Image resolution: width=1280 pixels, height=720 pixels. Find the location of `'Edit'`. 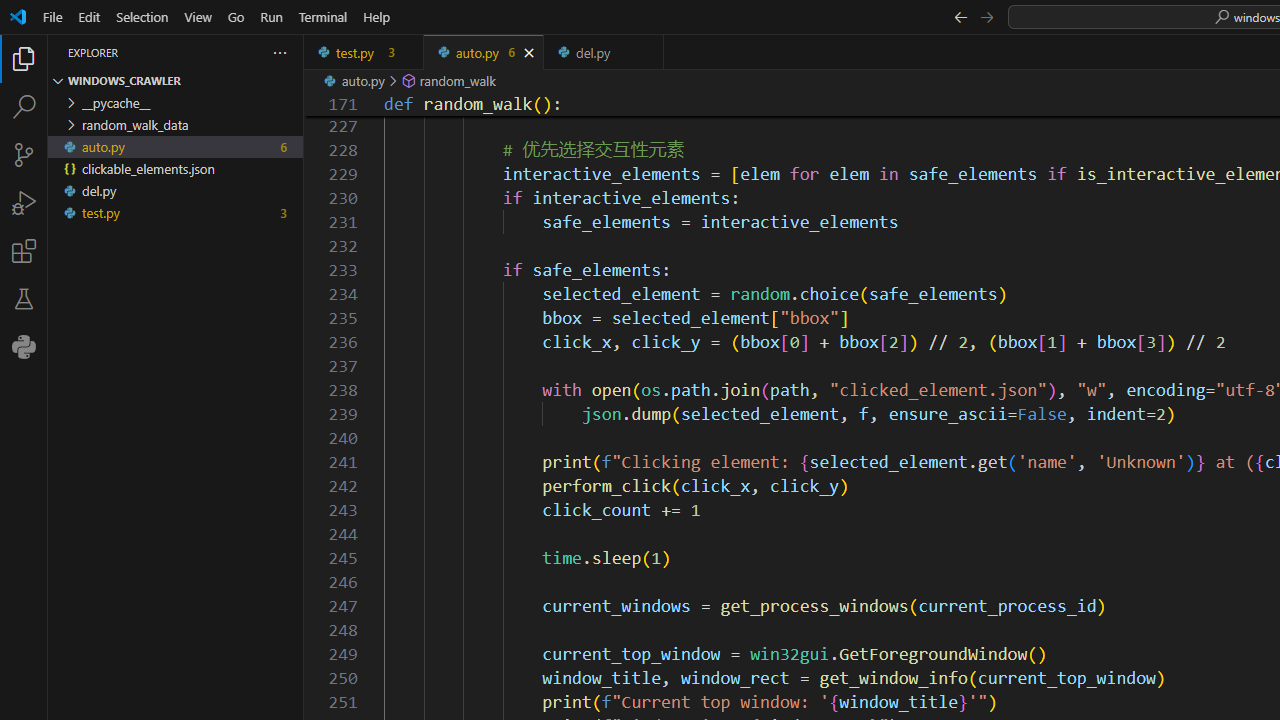

'Edit' is located at coordinates (88, 16).